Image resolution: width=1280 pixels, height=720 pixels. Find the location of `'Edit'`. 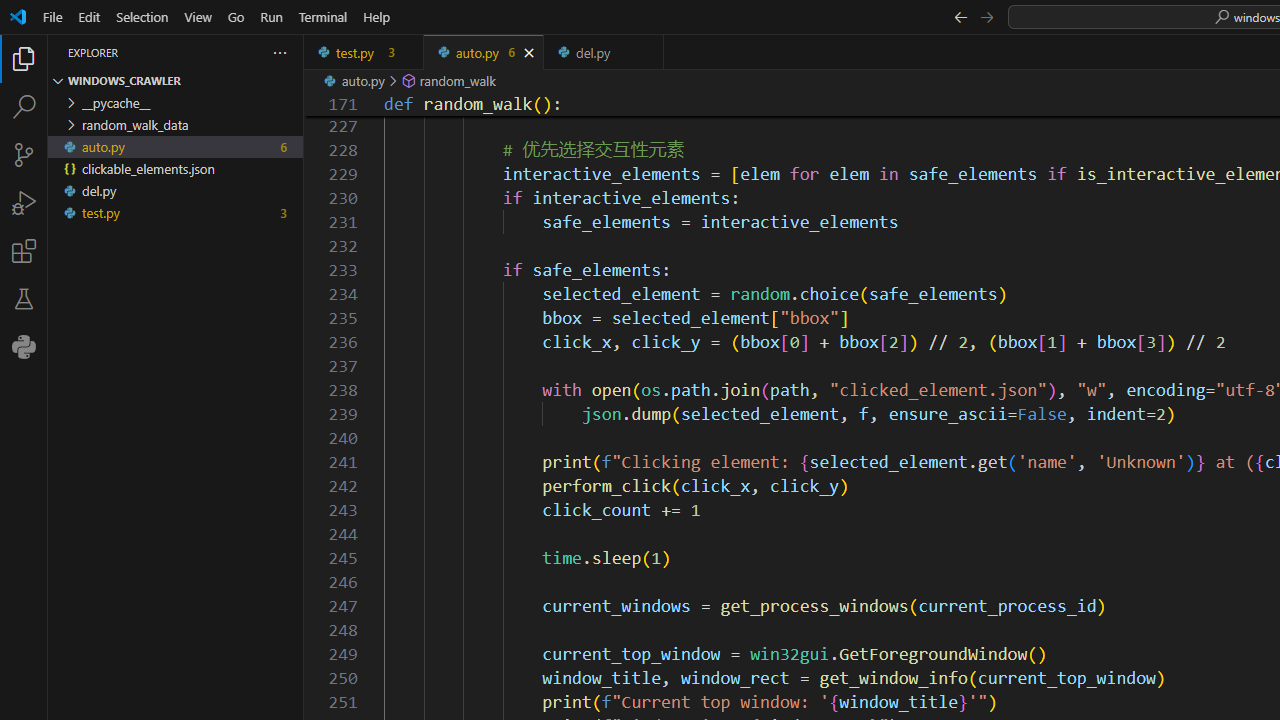

'Edit' is located at coordinates (88, 16).